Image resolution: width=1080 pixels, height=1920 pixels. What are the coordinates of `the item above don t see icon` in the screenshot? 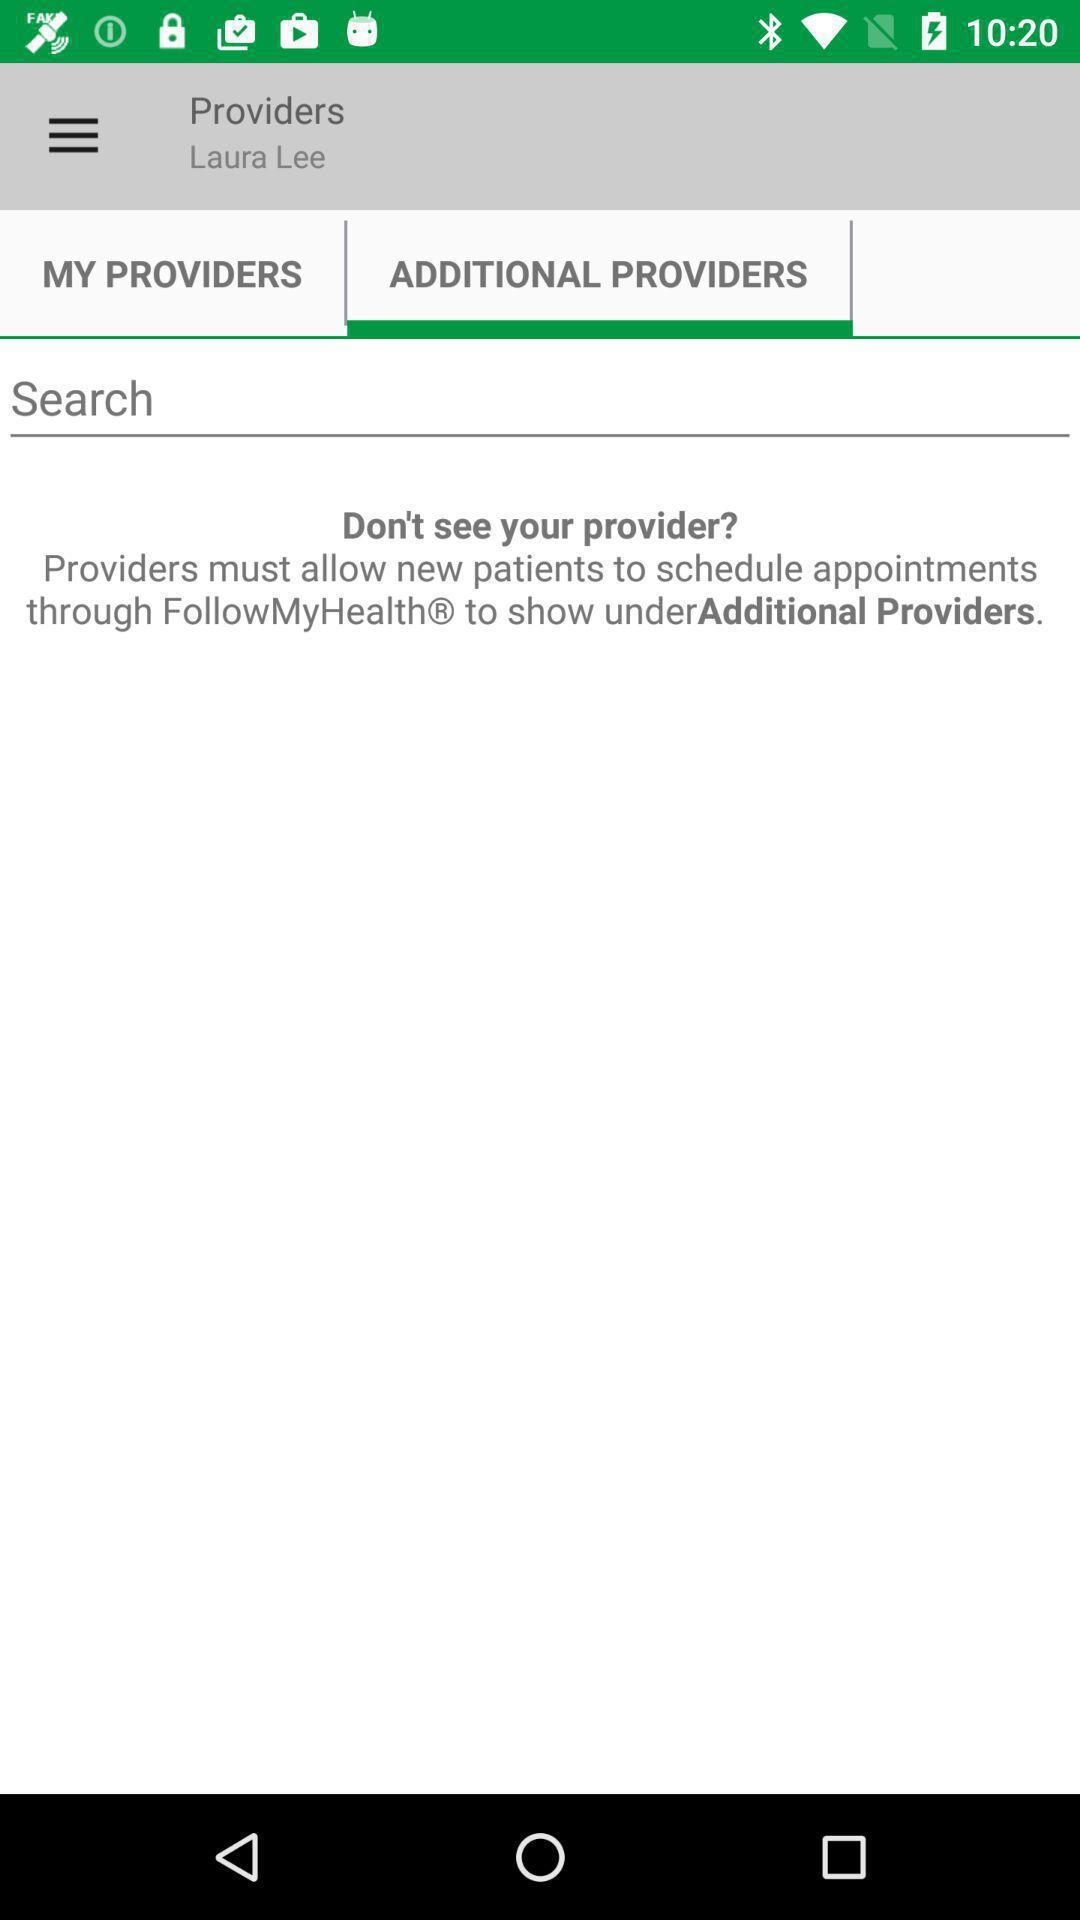 It's located at (540, 398).